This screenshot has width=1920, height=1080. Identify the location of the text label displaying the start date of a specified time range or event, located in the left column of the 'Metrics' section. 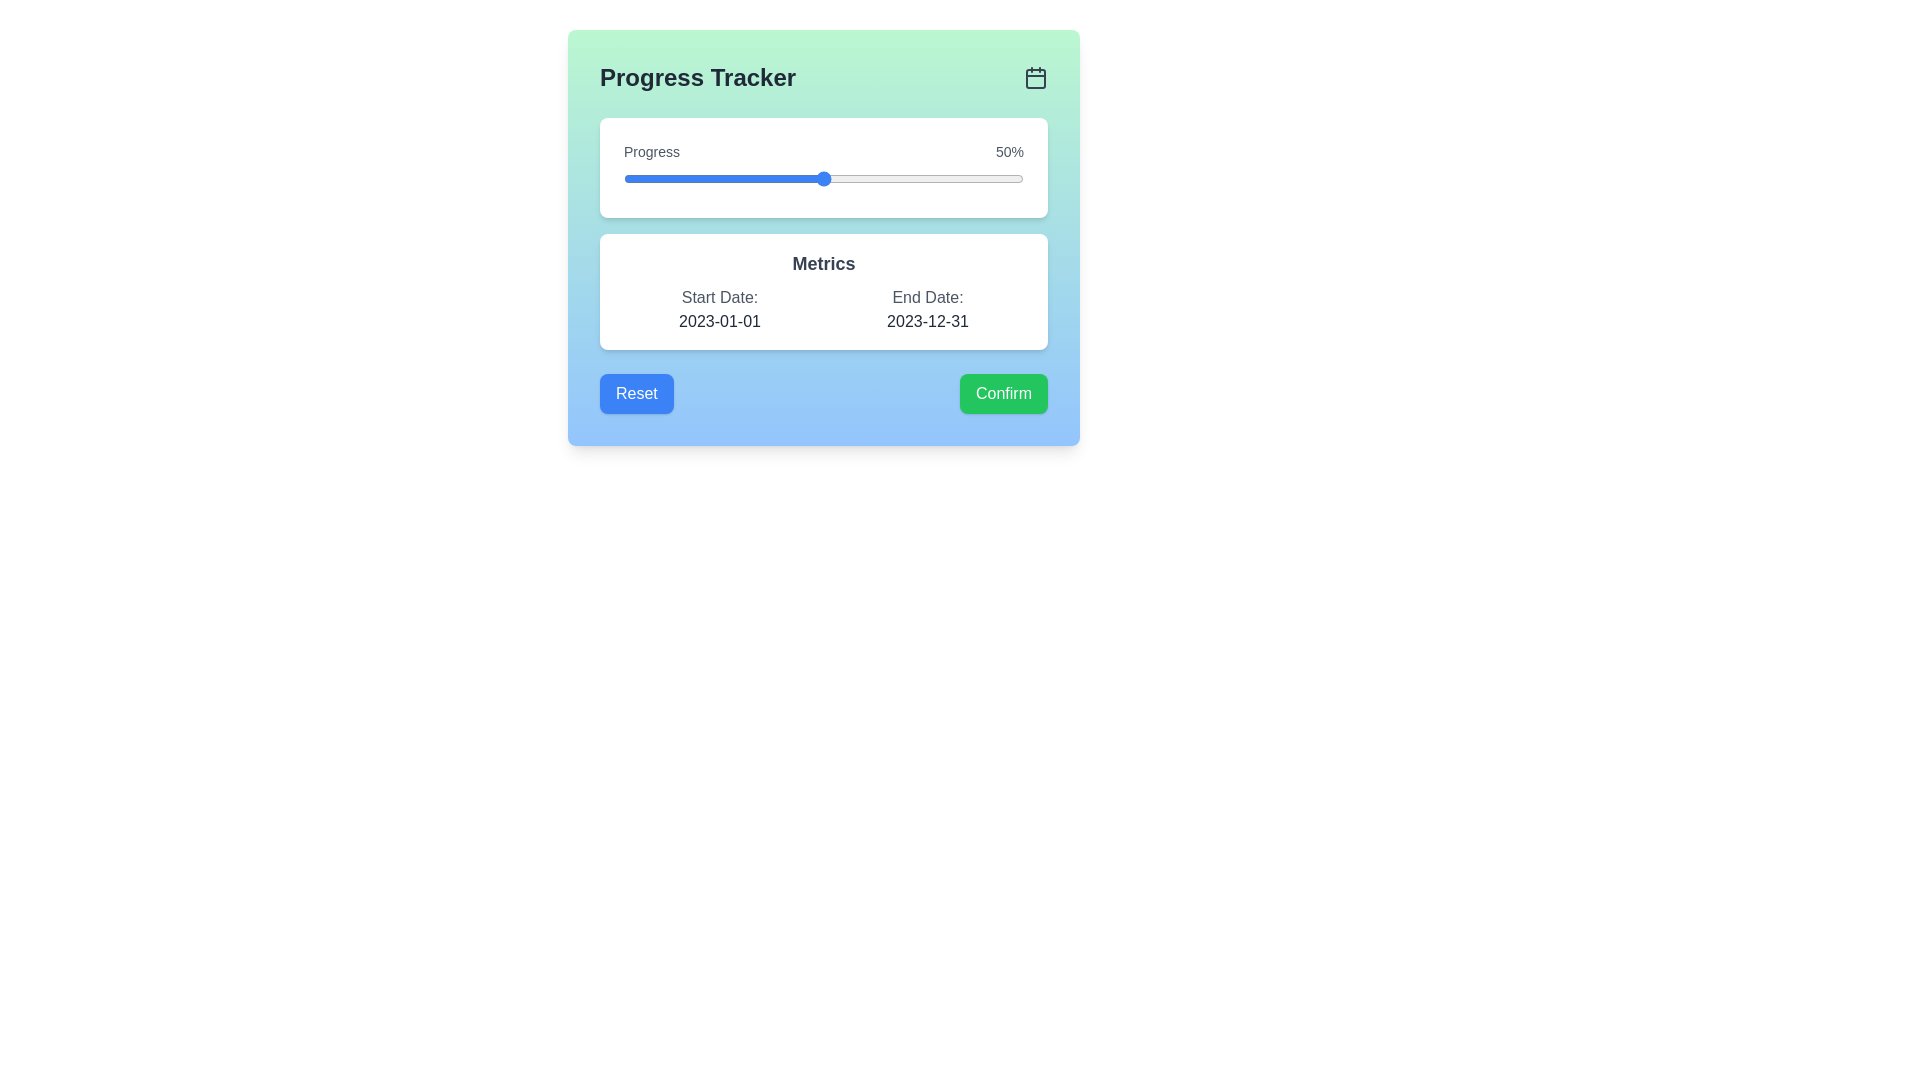
(720, 309).